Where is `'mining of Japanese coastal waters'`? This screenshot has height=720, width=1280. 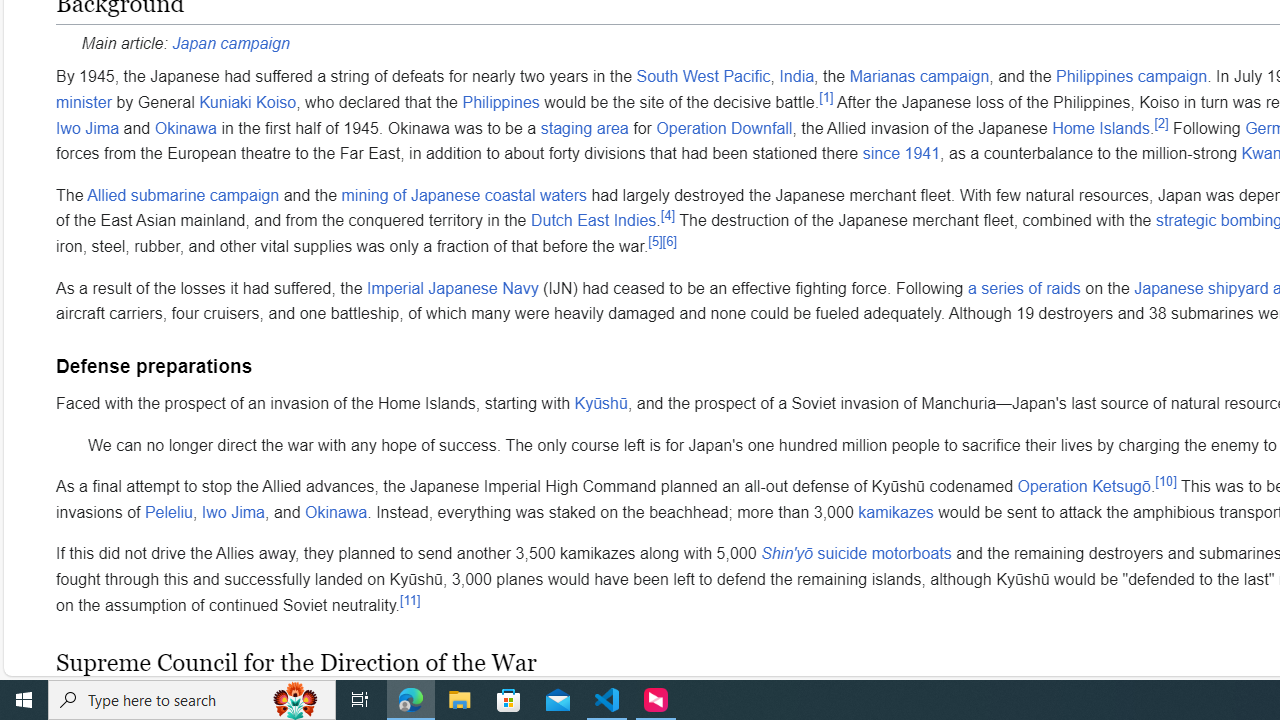 'mining of Japanese coastal waters' is located at coordinates (463, 194).